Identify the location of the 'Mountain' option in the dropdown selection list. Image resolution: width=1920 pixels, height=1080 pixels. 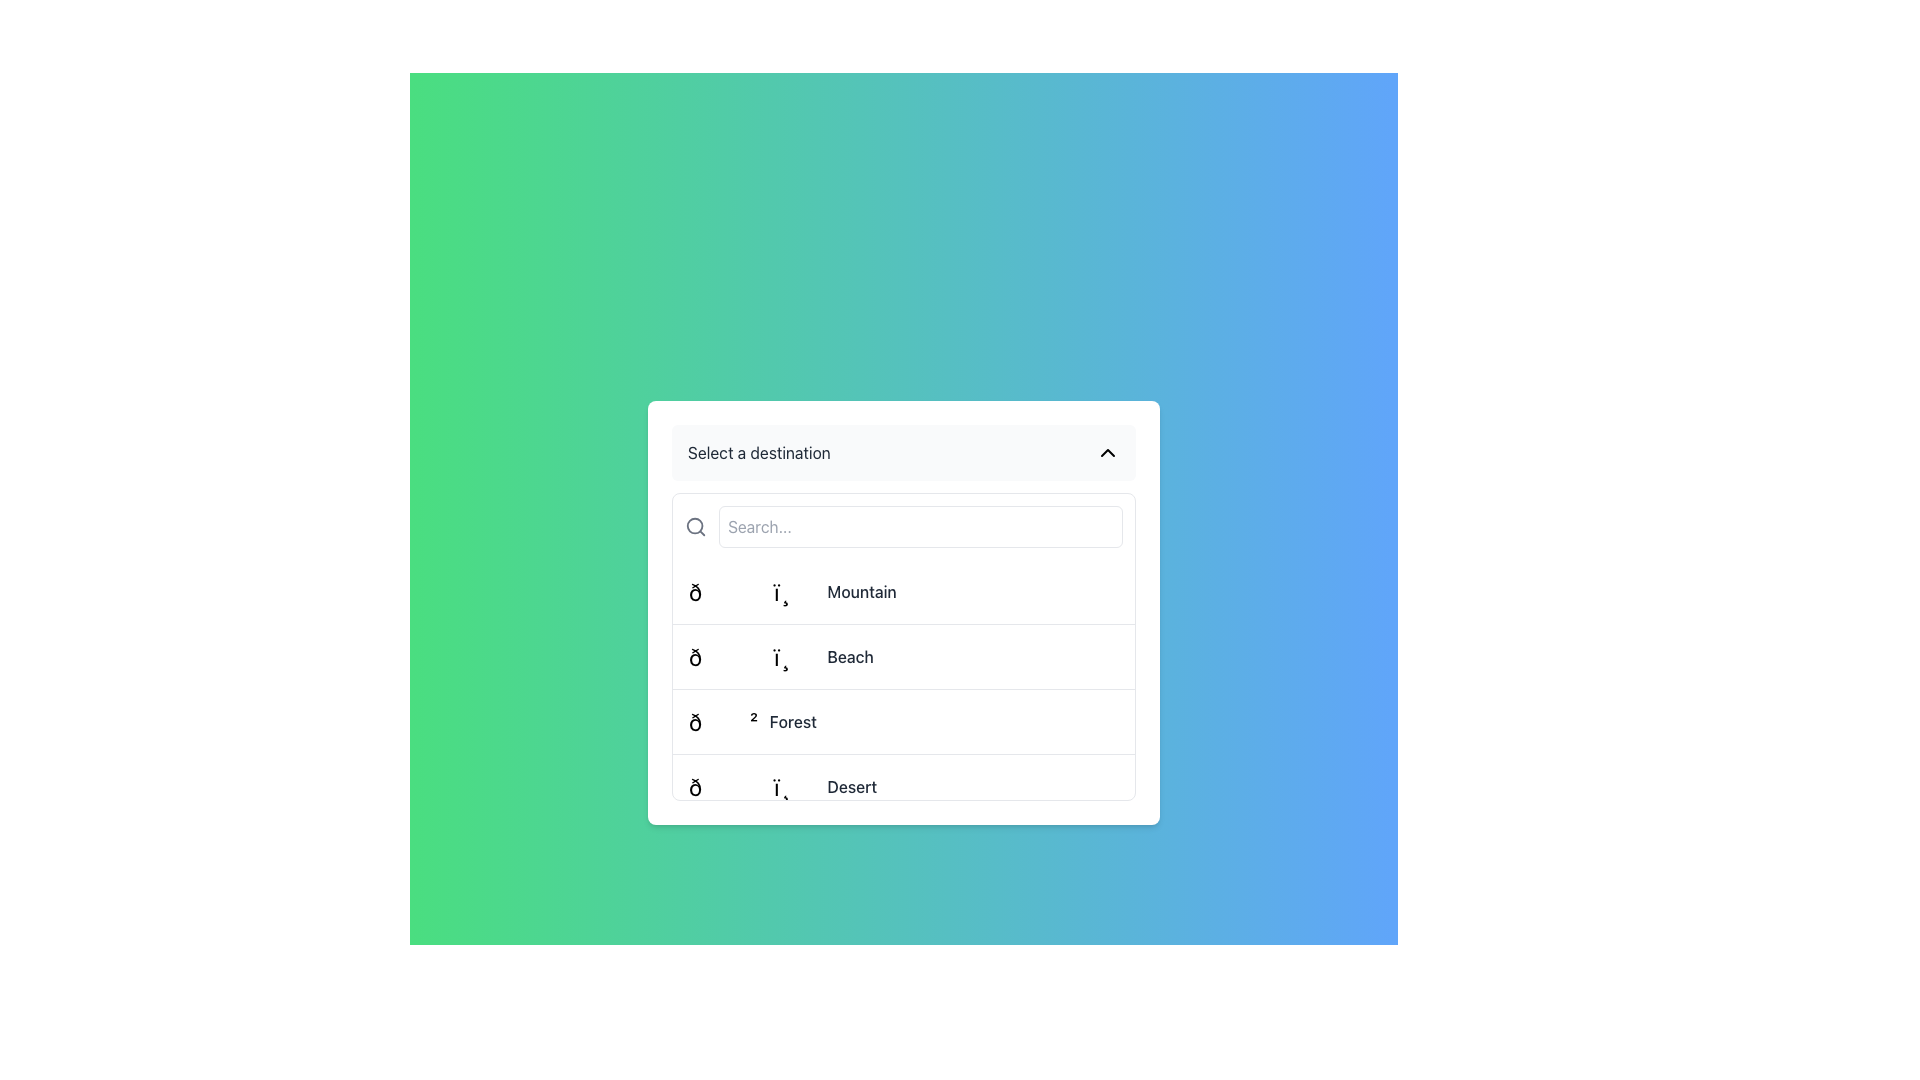
(902, 590).